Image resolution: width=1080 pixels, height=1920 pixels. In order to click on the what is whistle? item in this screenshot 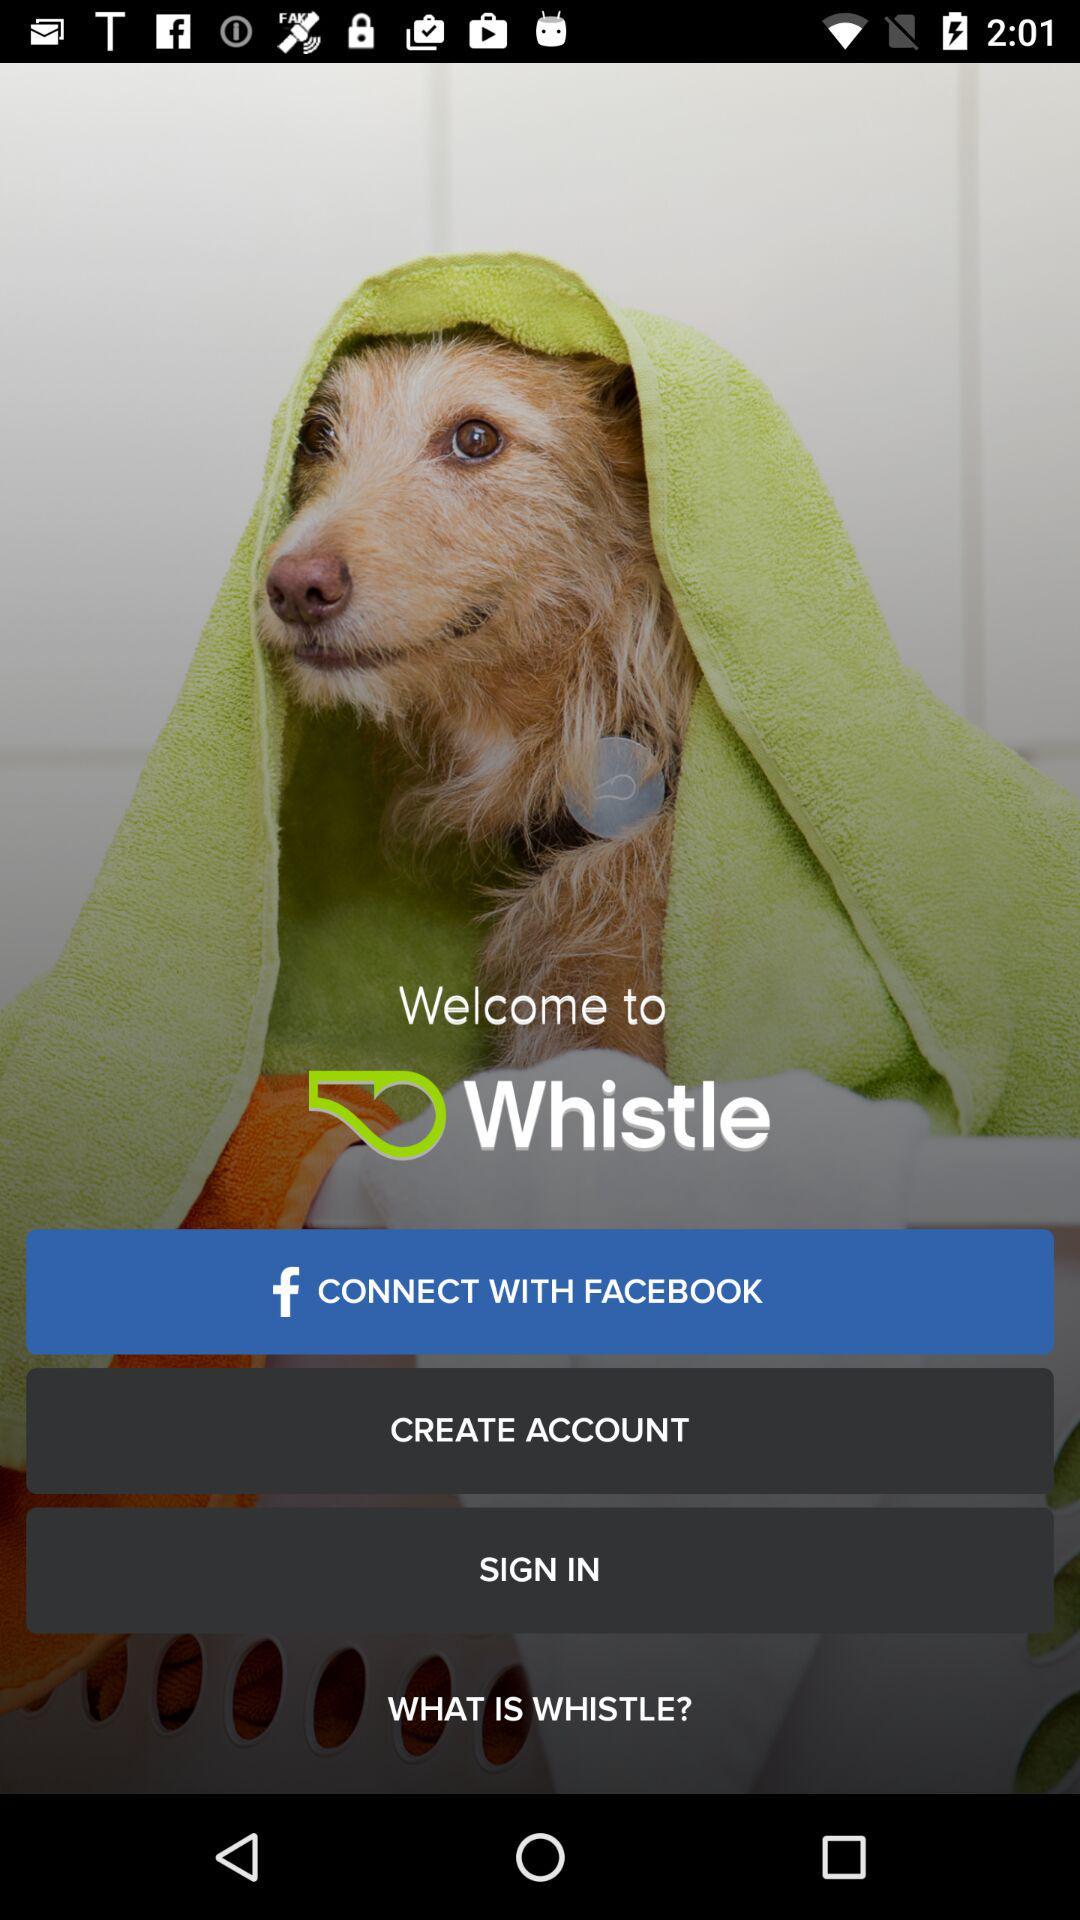, I will do `click(540, 1708)`.